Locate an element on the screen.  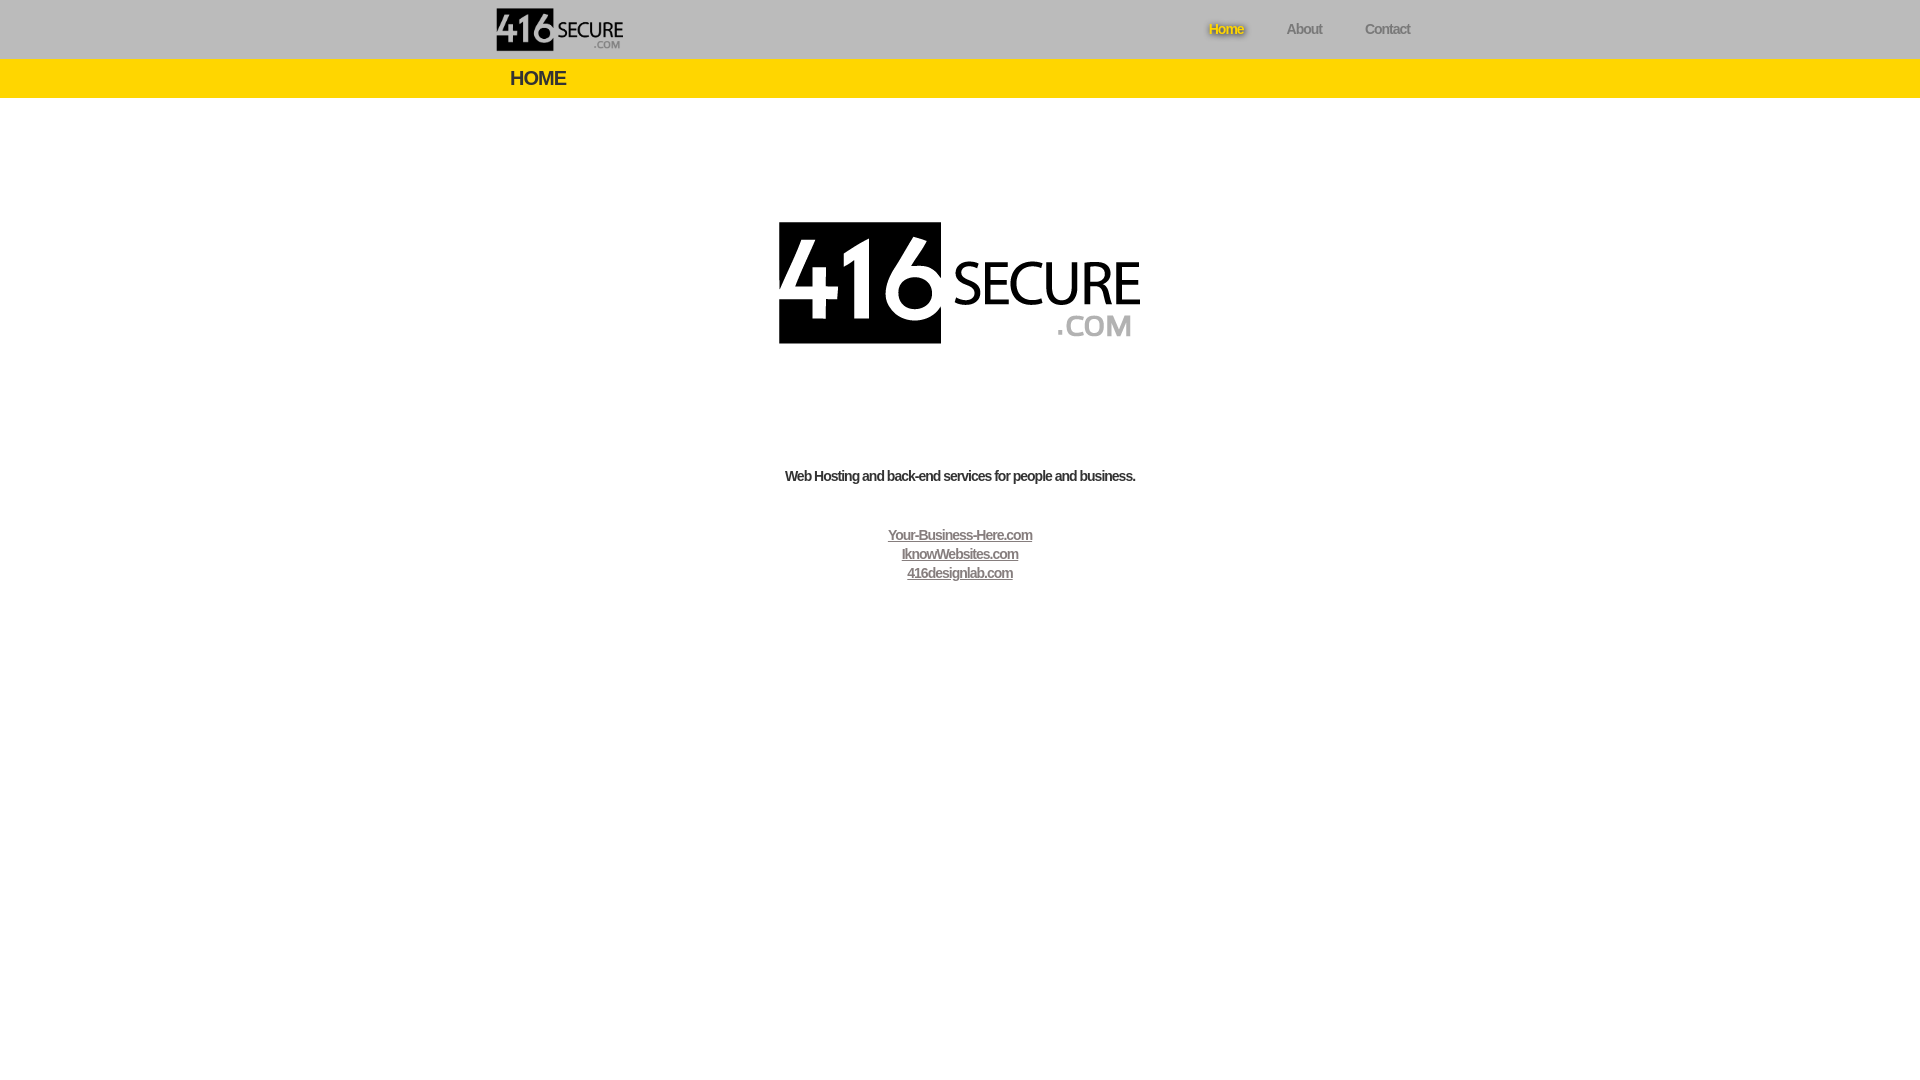
'Home' is located at coordinates (1225, 29).